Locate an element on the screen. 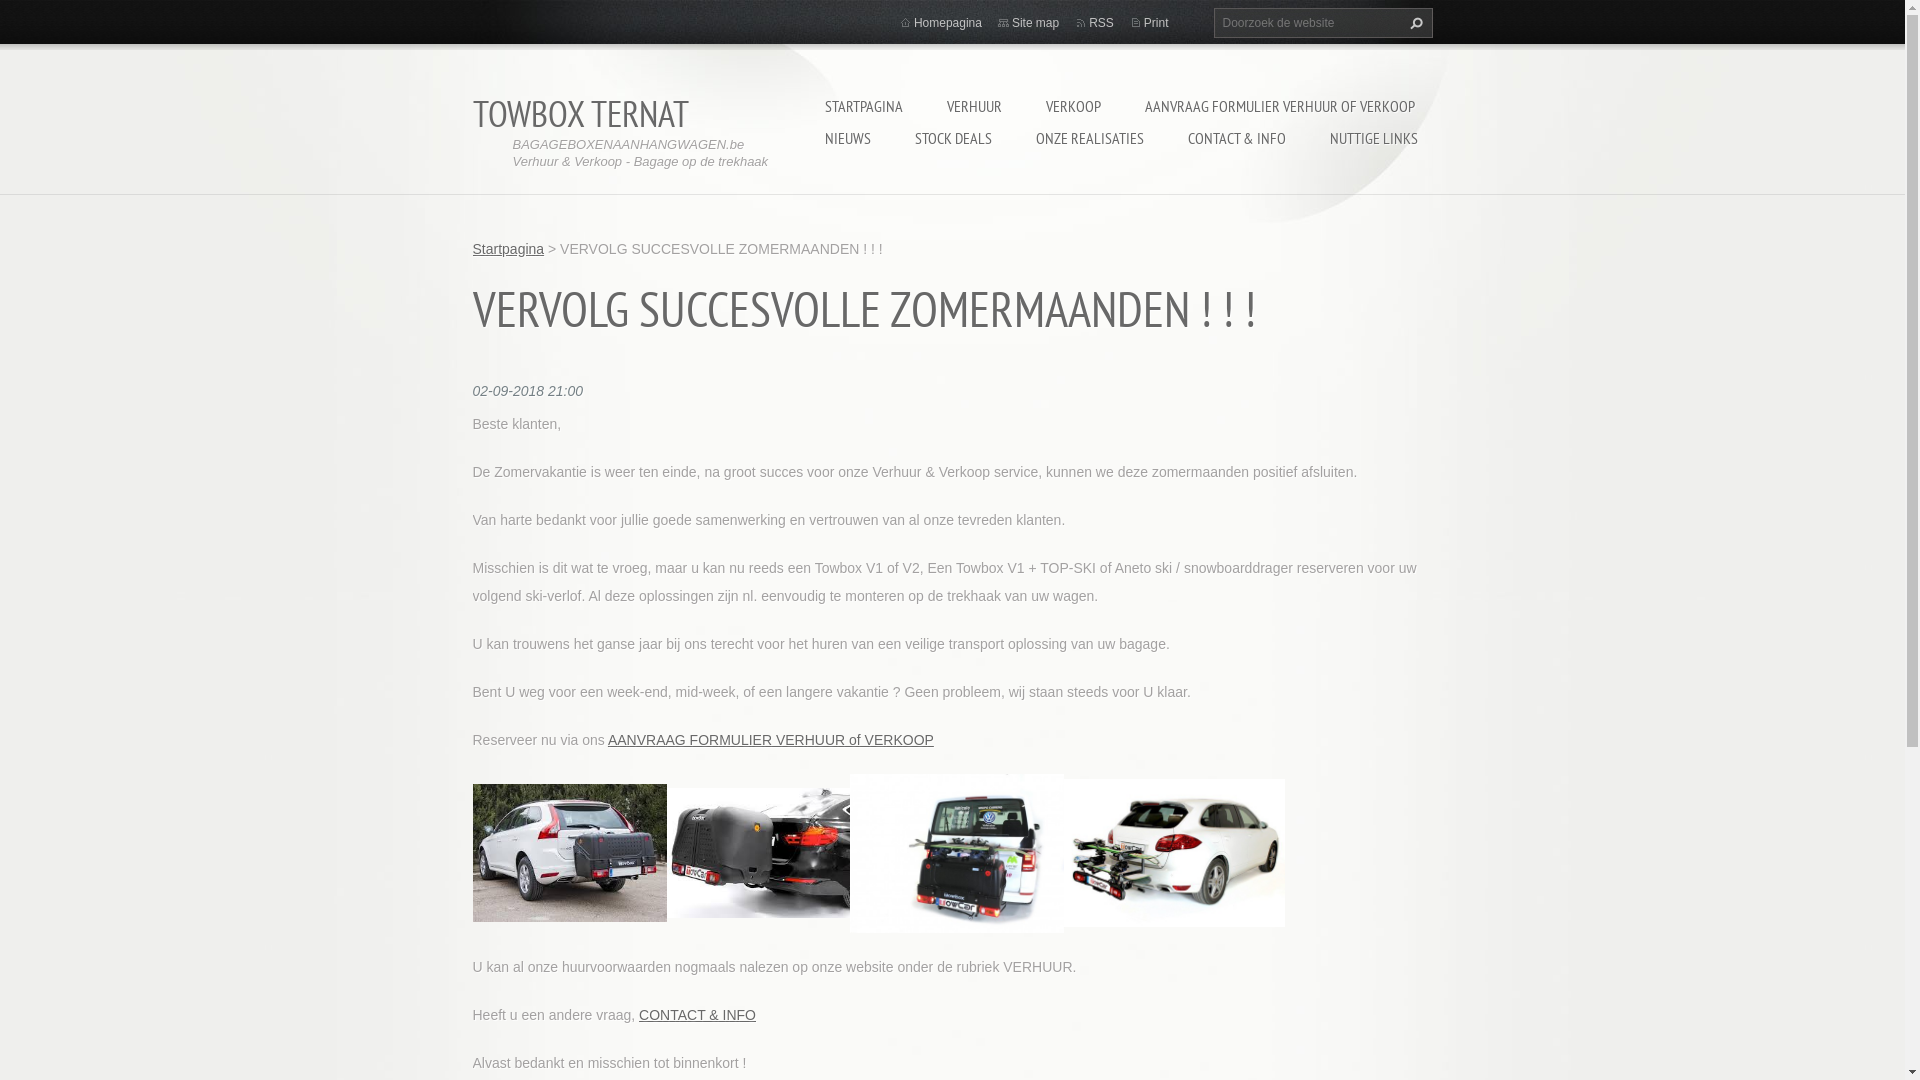 The height and width of the screenshot is (1080, 1920). 'STOCK DEALS' is located at coordinates (951, 137).